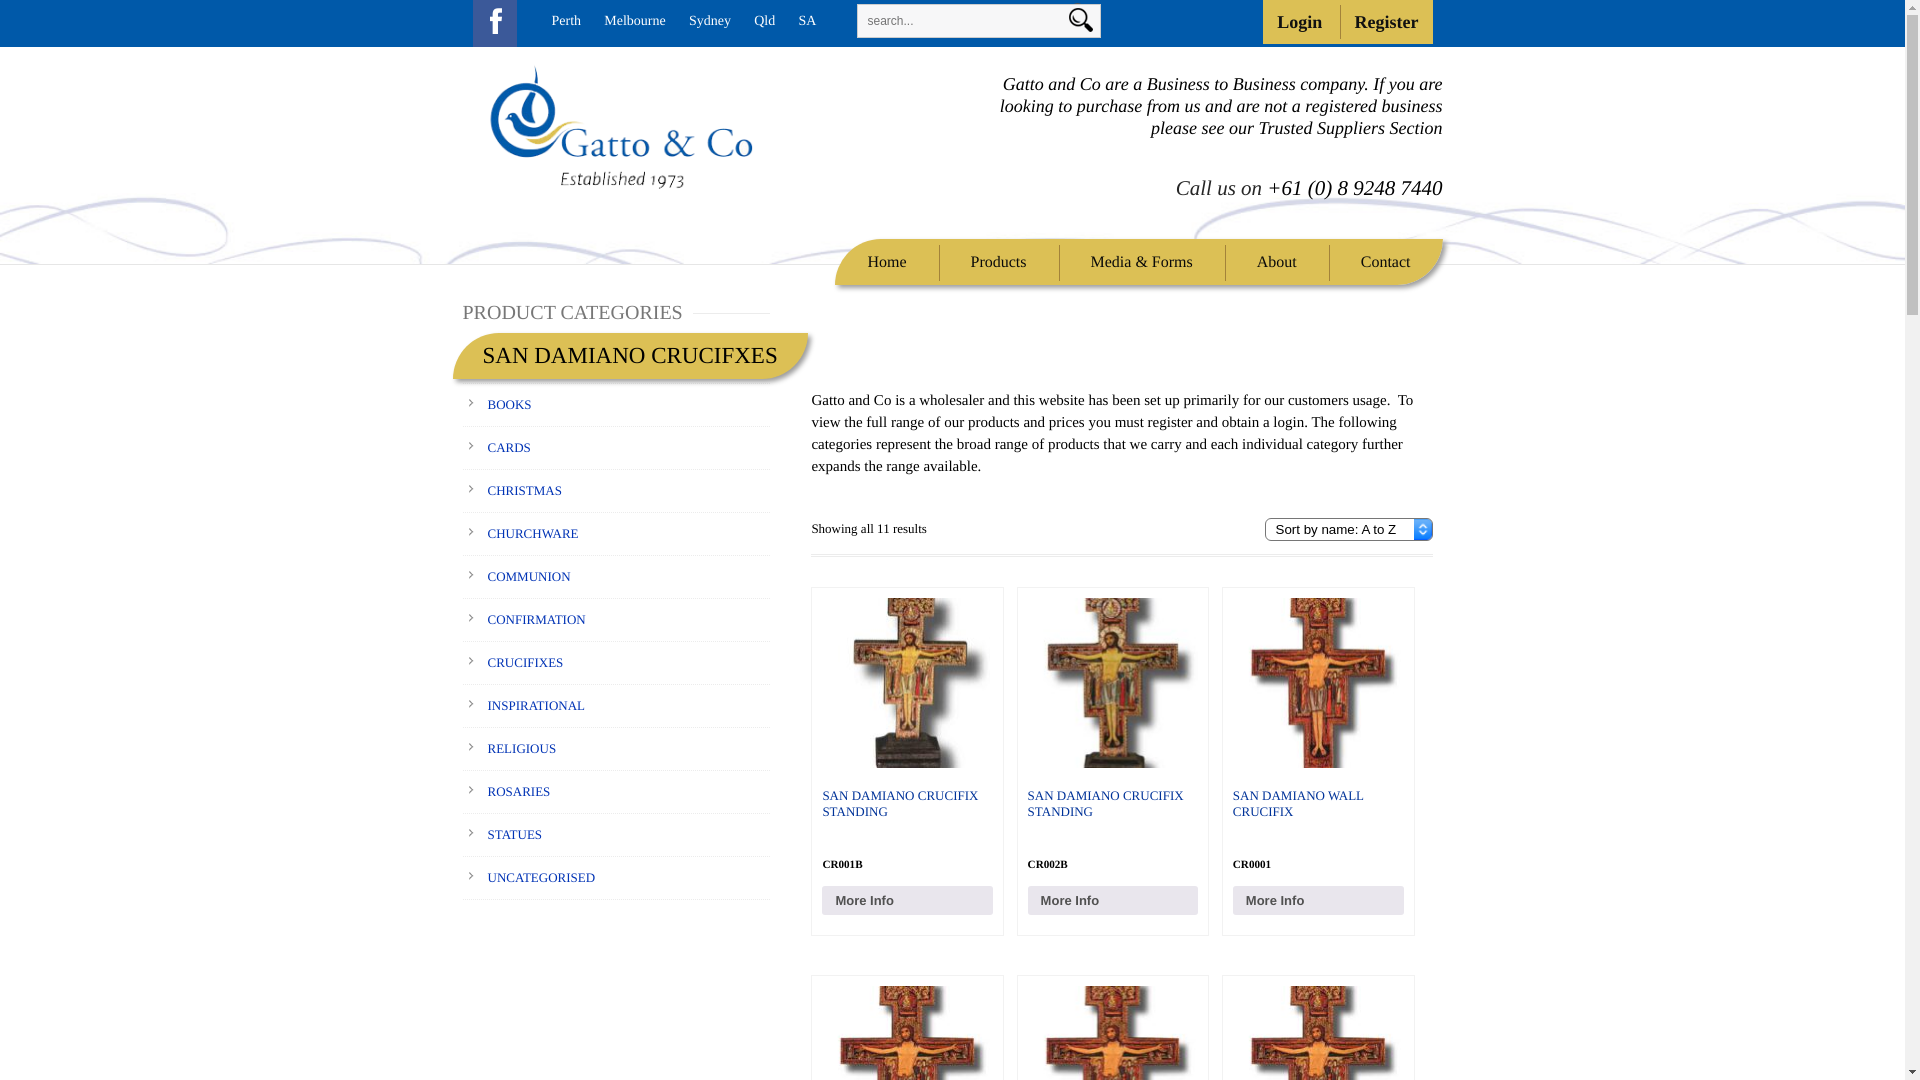 This screenshot has height=1080, width=1920. Describe the element at coordinates (526, 662) in the screenshot. I see `'CRUCIFIXES'` at that location.